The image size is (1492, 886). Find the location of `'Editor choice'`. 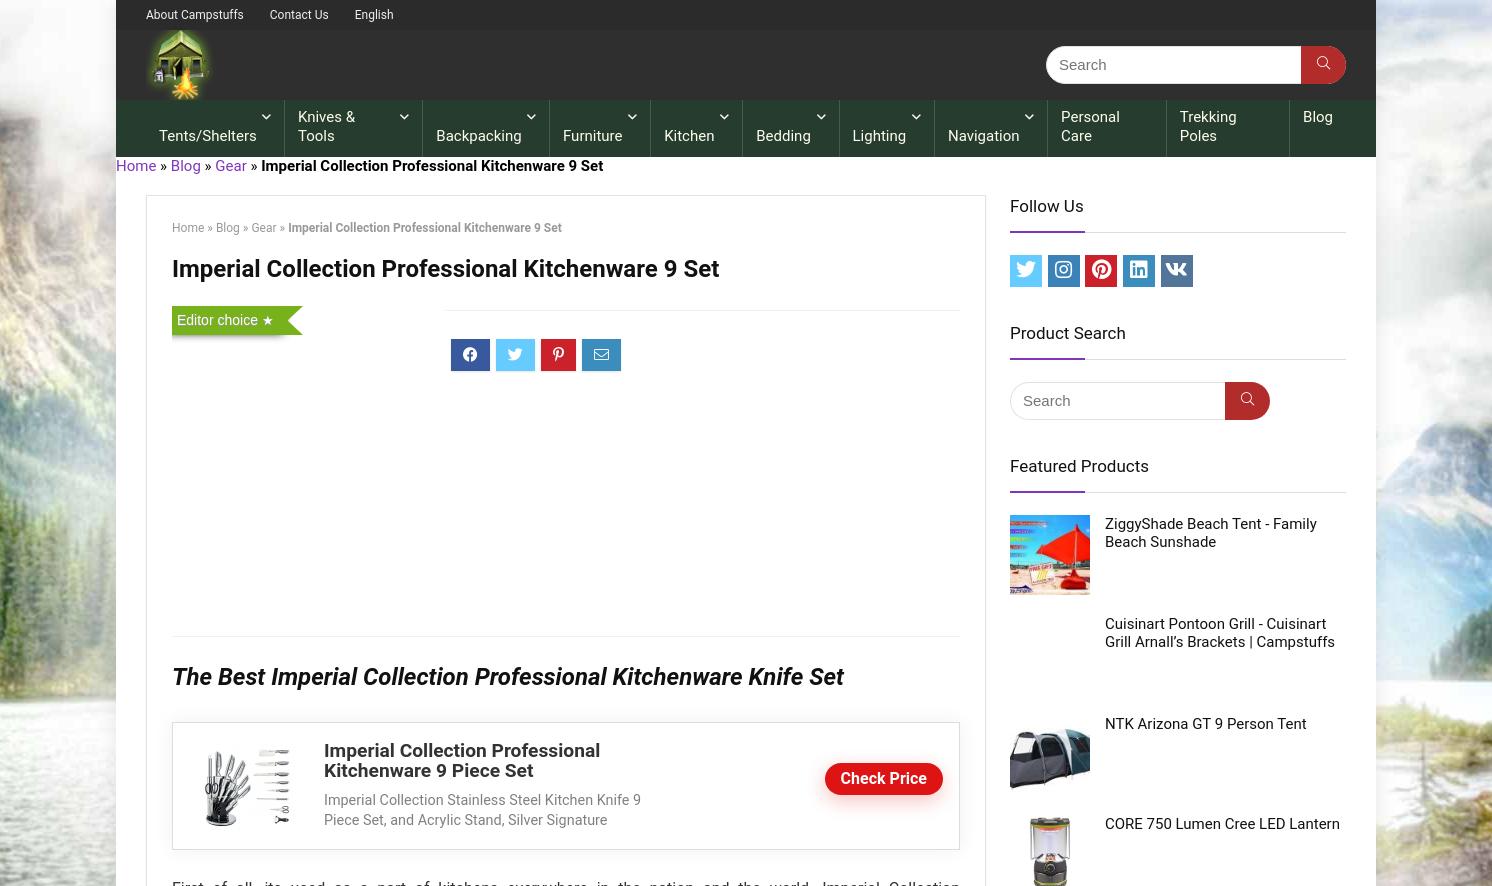

'Editor choice' is located at coordinates (215, 317).